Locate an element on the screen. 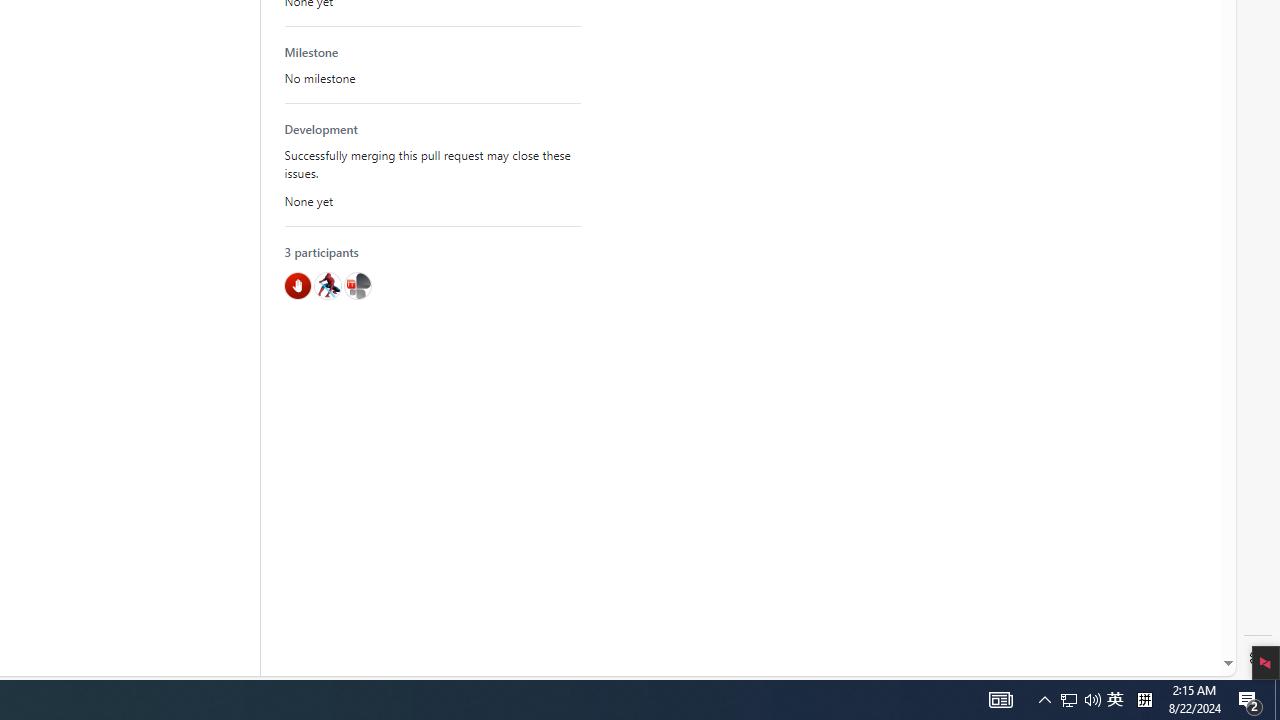 The height and width of the screenshot is (720, 1280). '@MajkiIT' is located at coordinates (357, 285).